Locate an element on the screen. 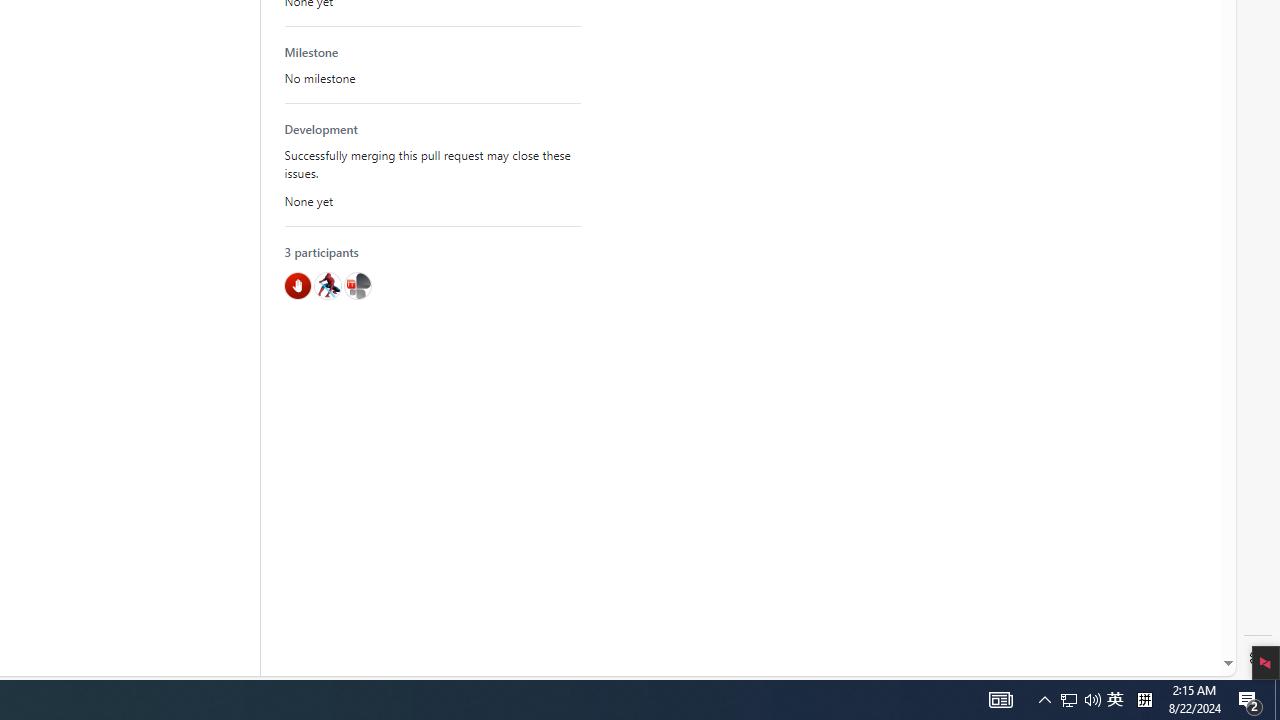 The height and width of the screenshot is (720, 1280). '@MajkiIT' is located at coordinates (357, 285).